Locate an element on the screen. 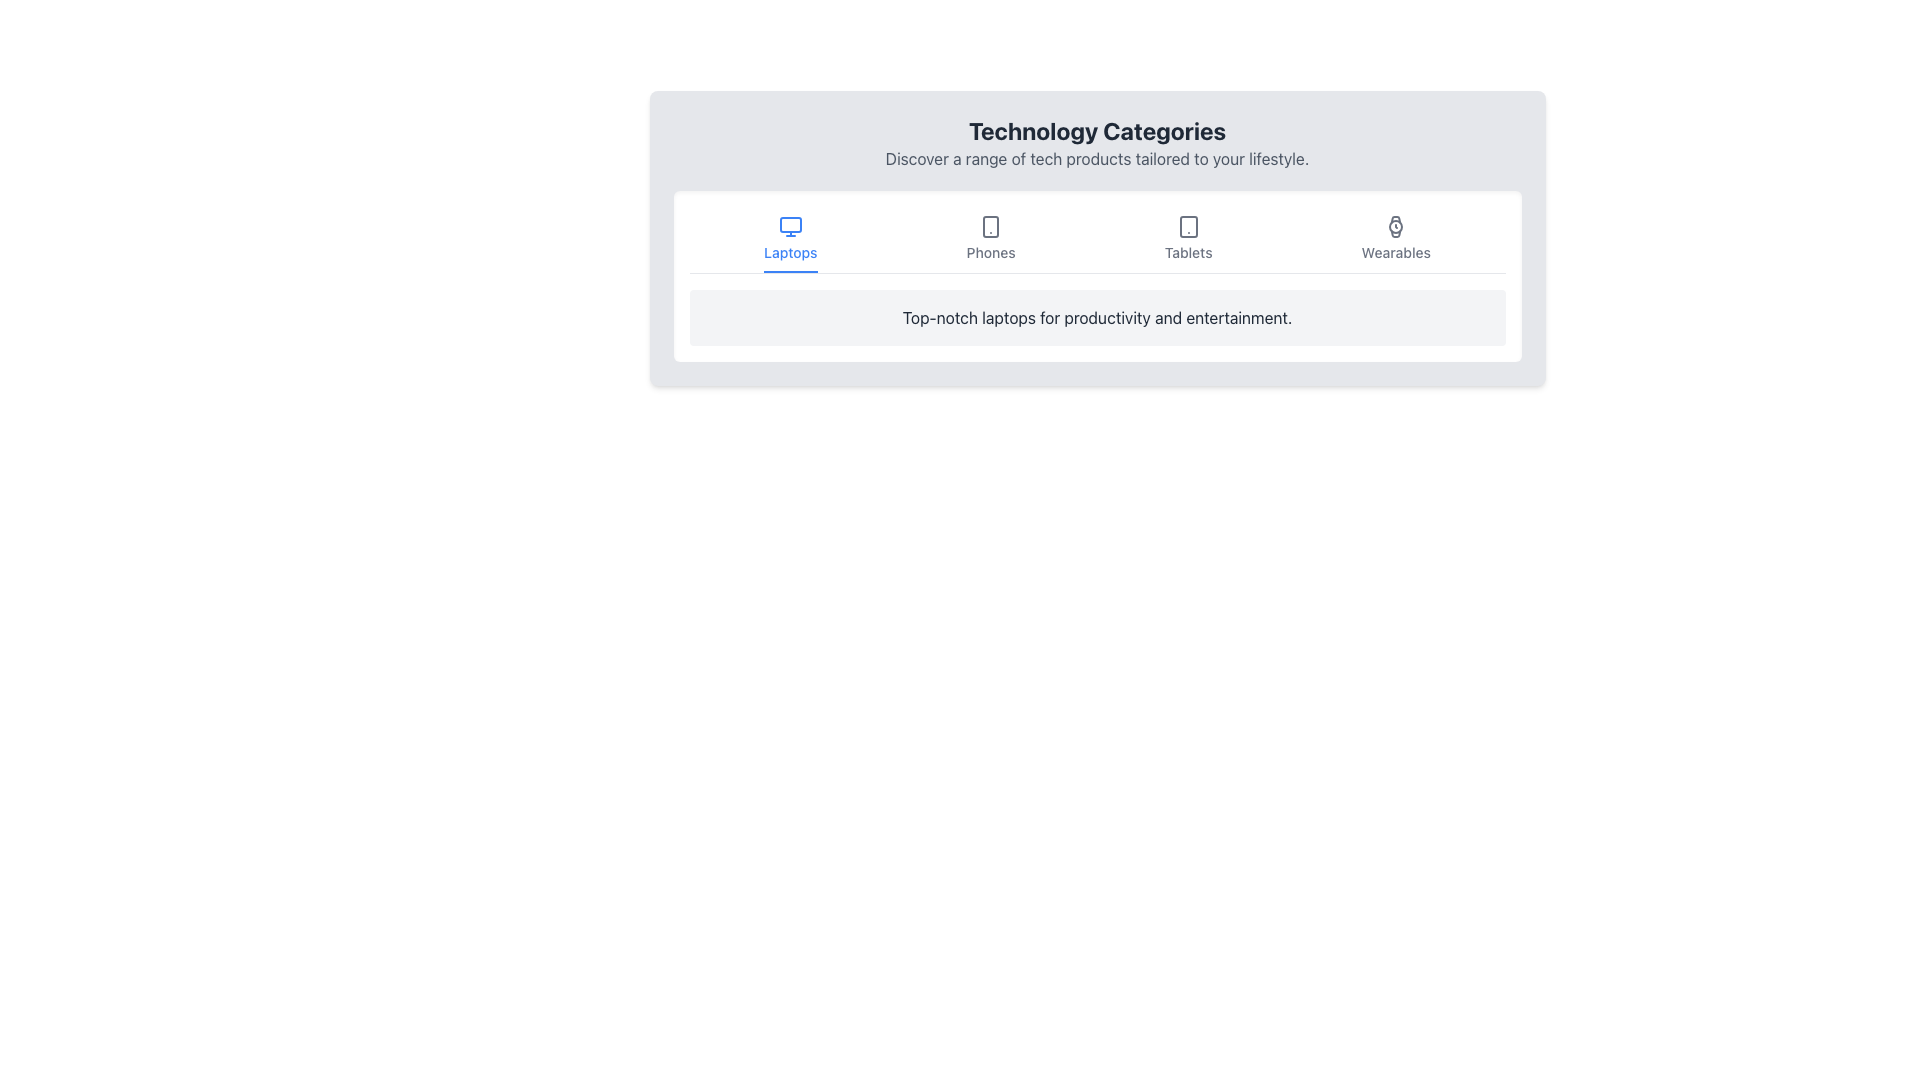 This screenshot has height=1080, width=1920. the tablet icon in the 'Tablets' section to trigger the tooltip is located at coordinates (1188, 226).